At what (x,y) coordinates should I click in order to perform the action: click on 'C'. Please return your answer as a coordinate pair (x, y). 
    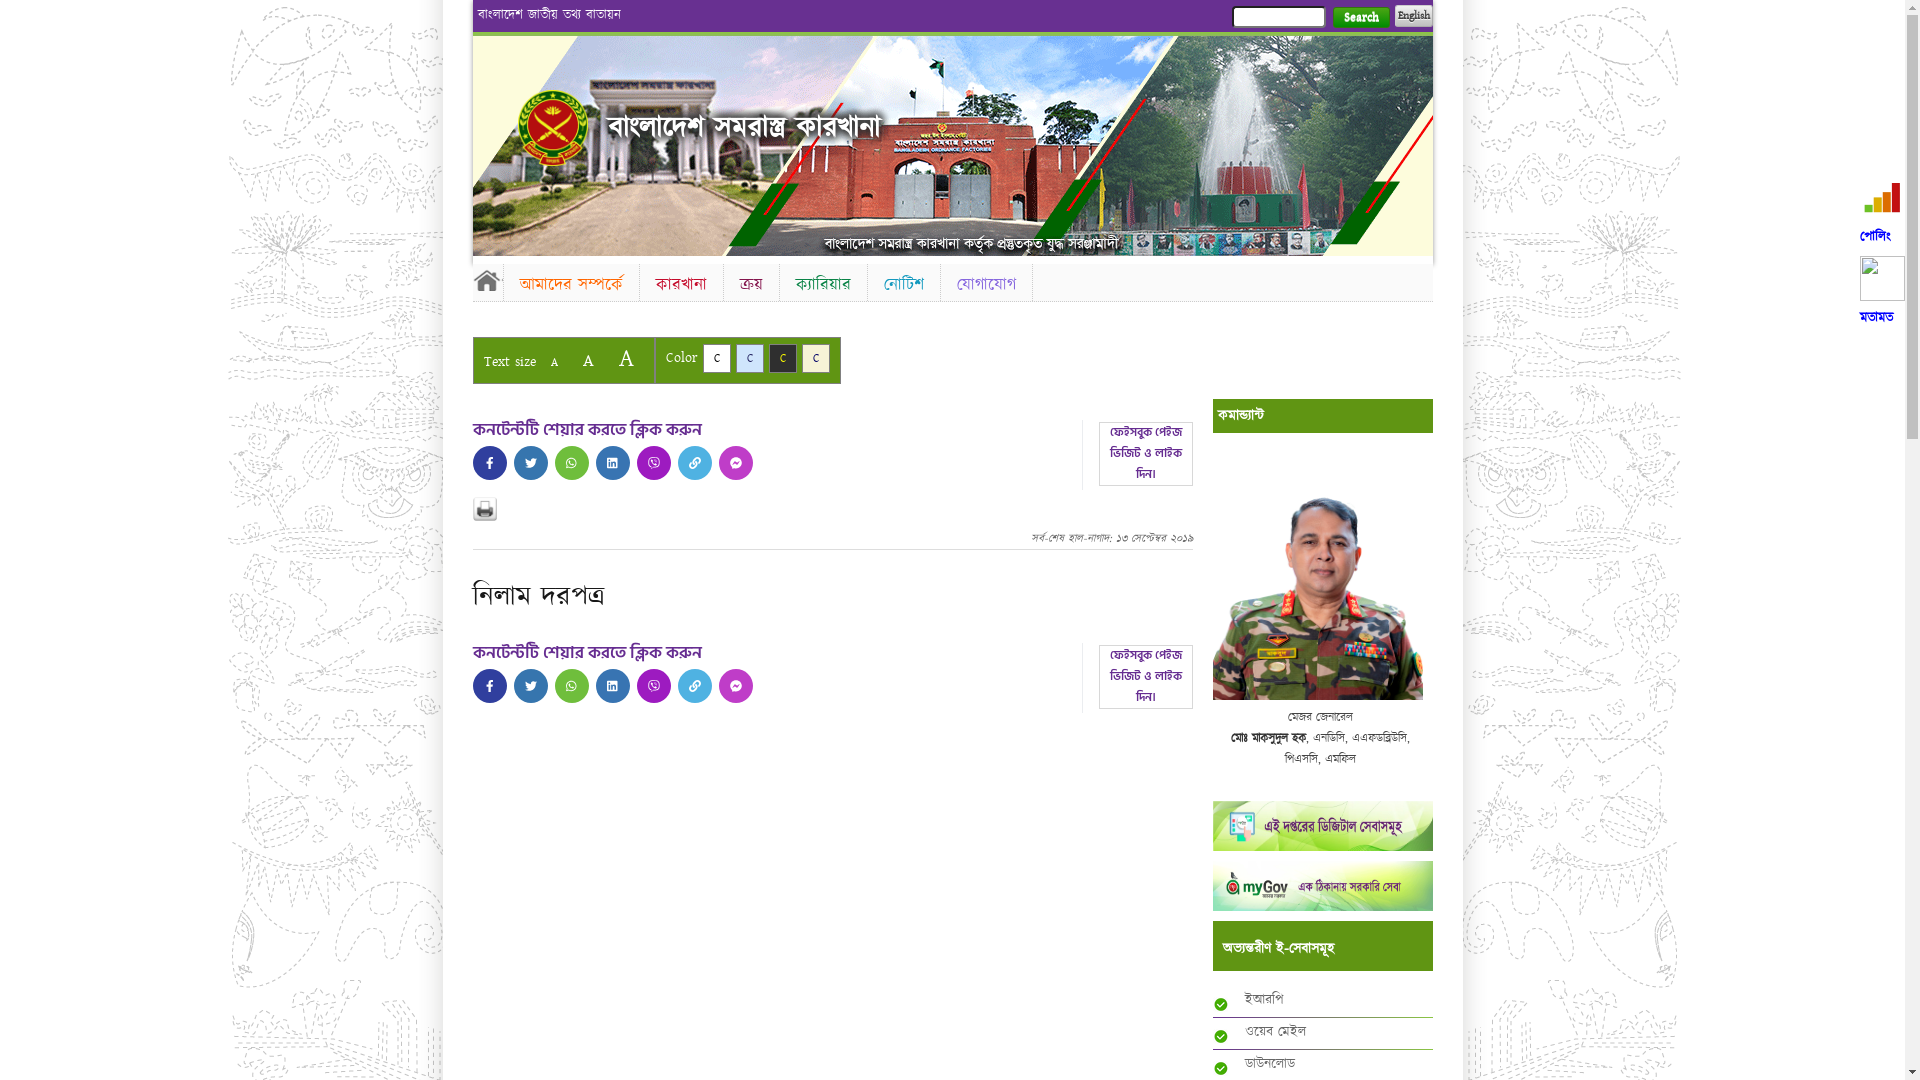
    Looking at the image, I should click on (816, 357).